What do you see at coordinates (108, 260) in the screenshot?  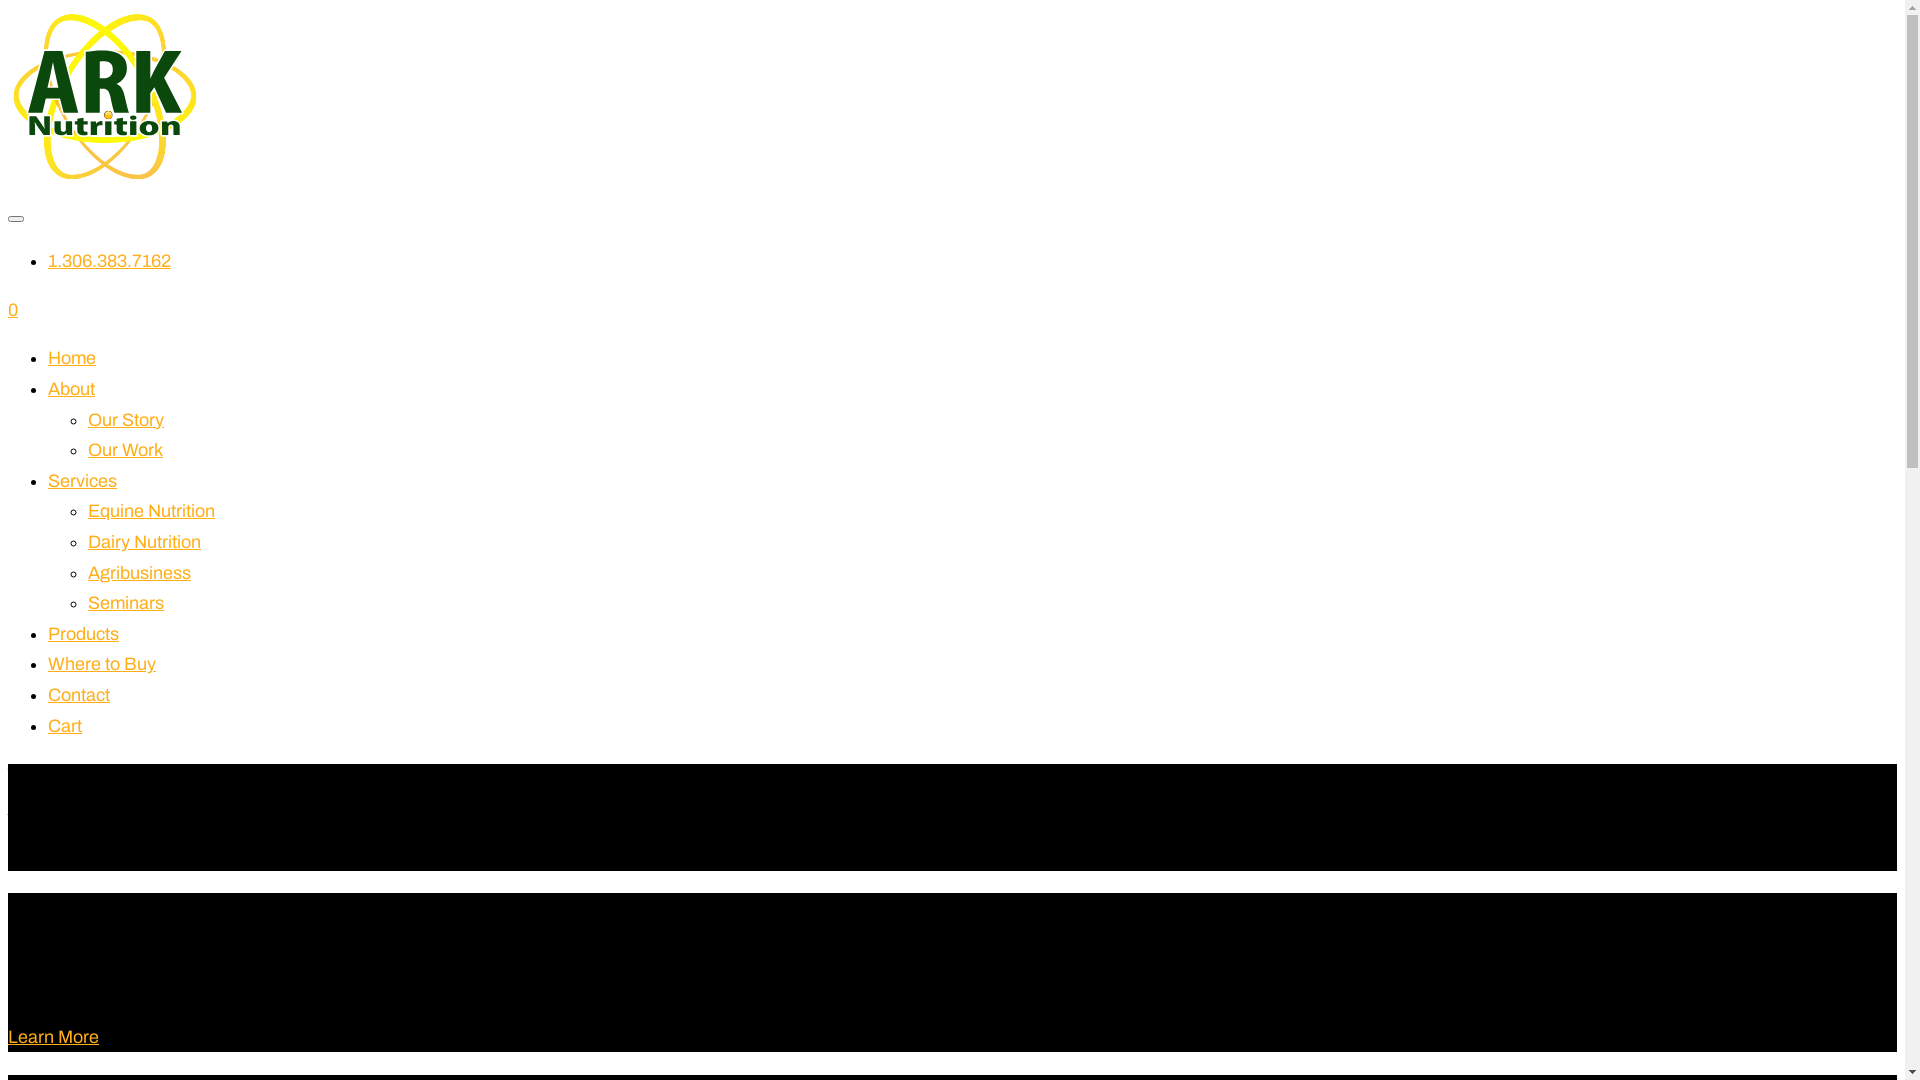 I see `'1.306.383.7162'` at bounding box center [108, 260].